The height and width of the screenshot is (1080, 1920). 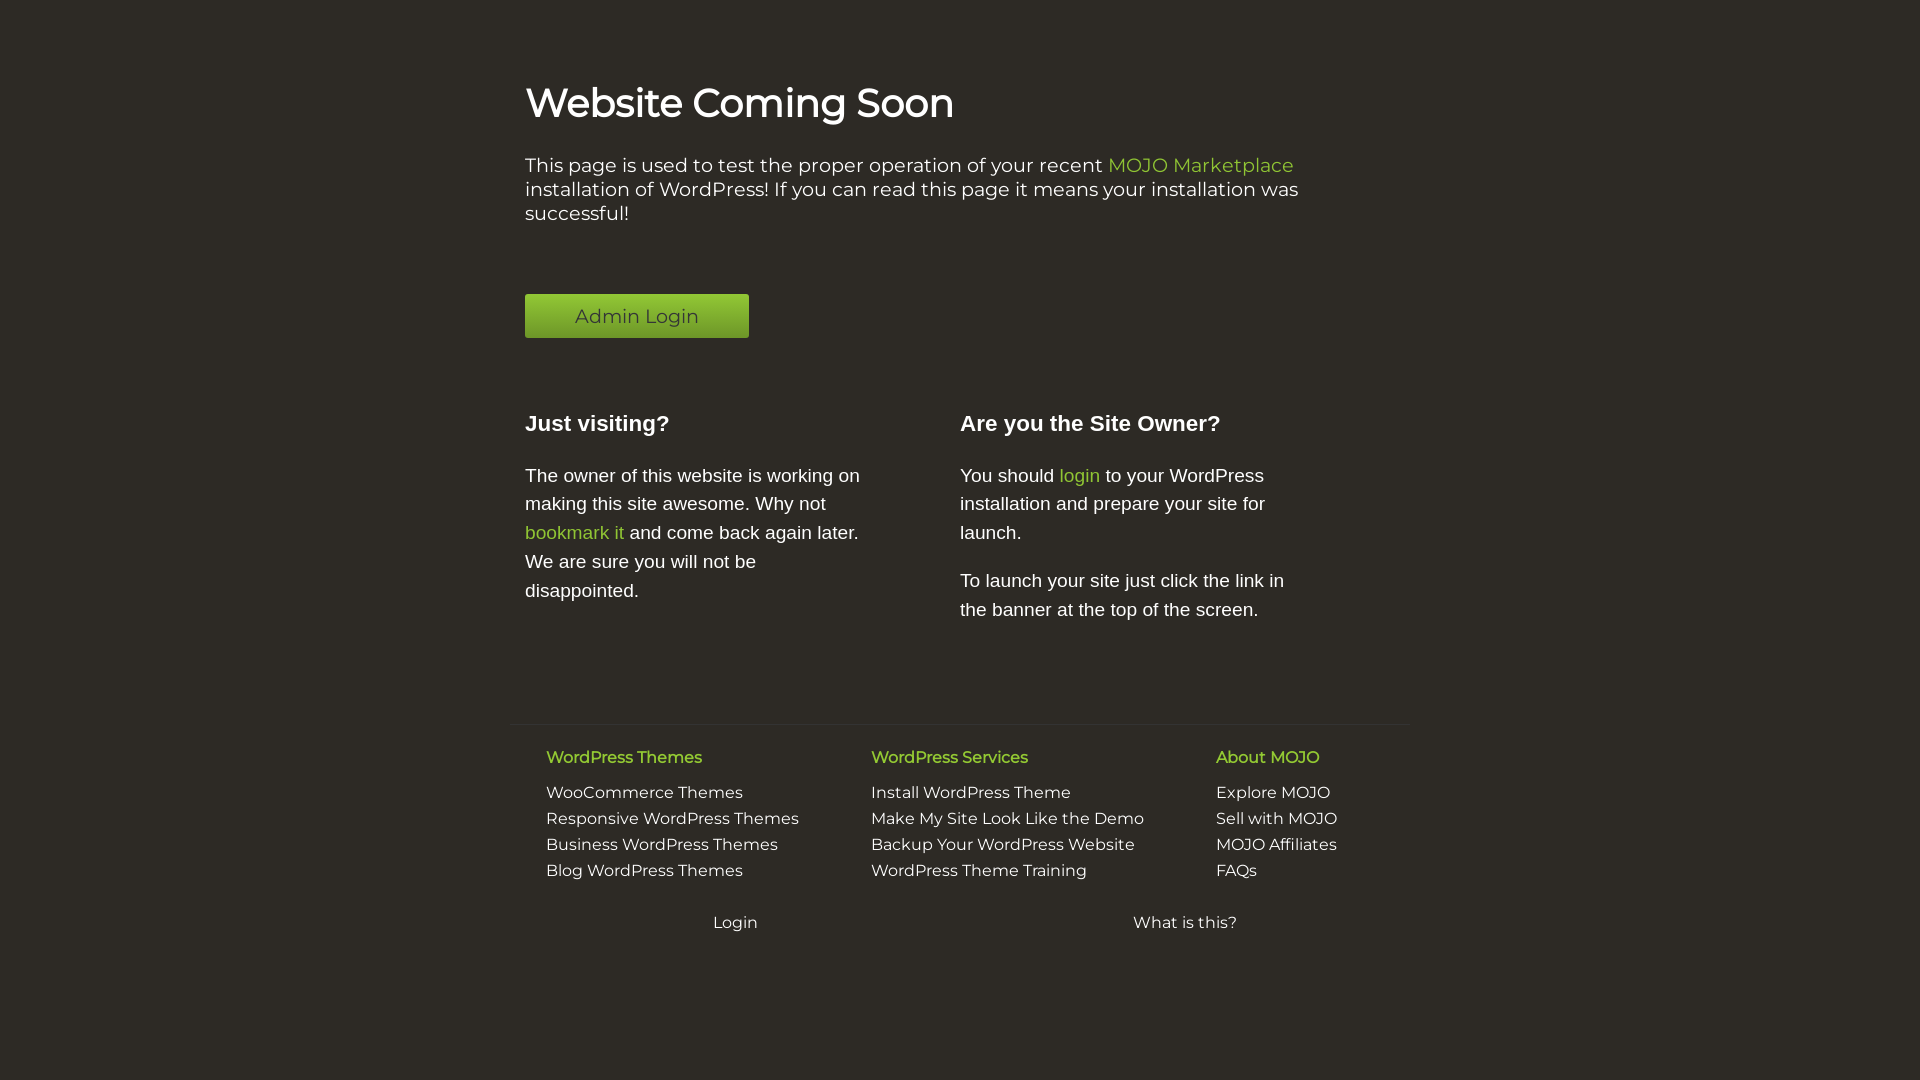 What do you see at coordinates (623, 757) in the screenshot?
I see `'WordPress Themes'` at bounding box center [623, 757].